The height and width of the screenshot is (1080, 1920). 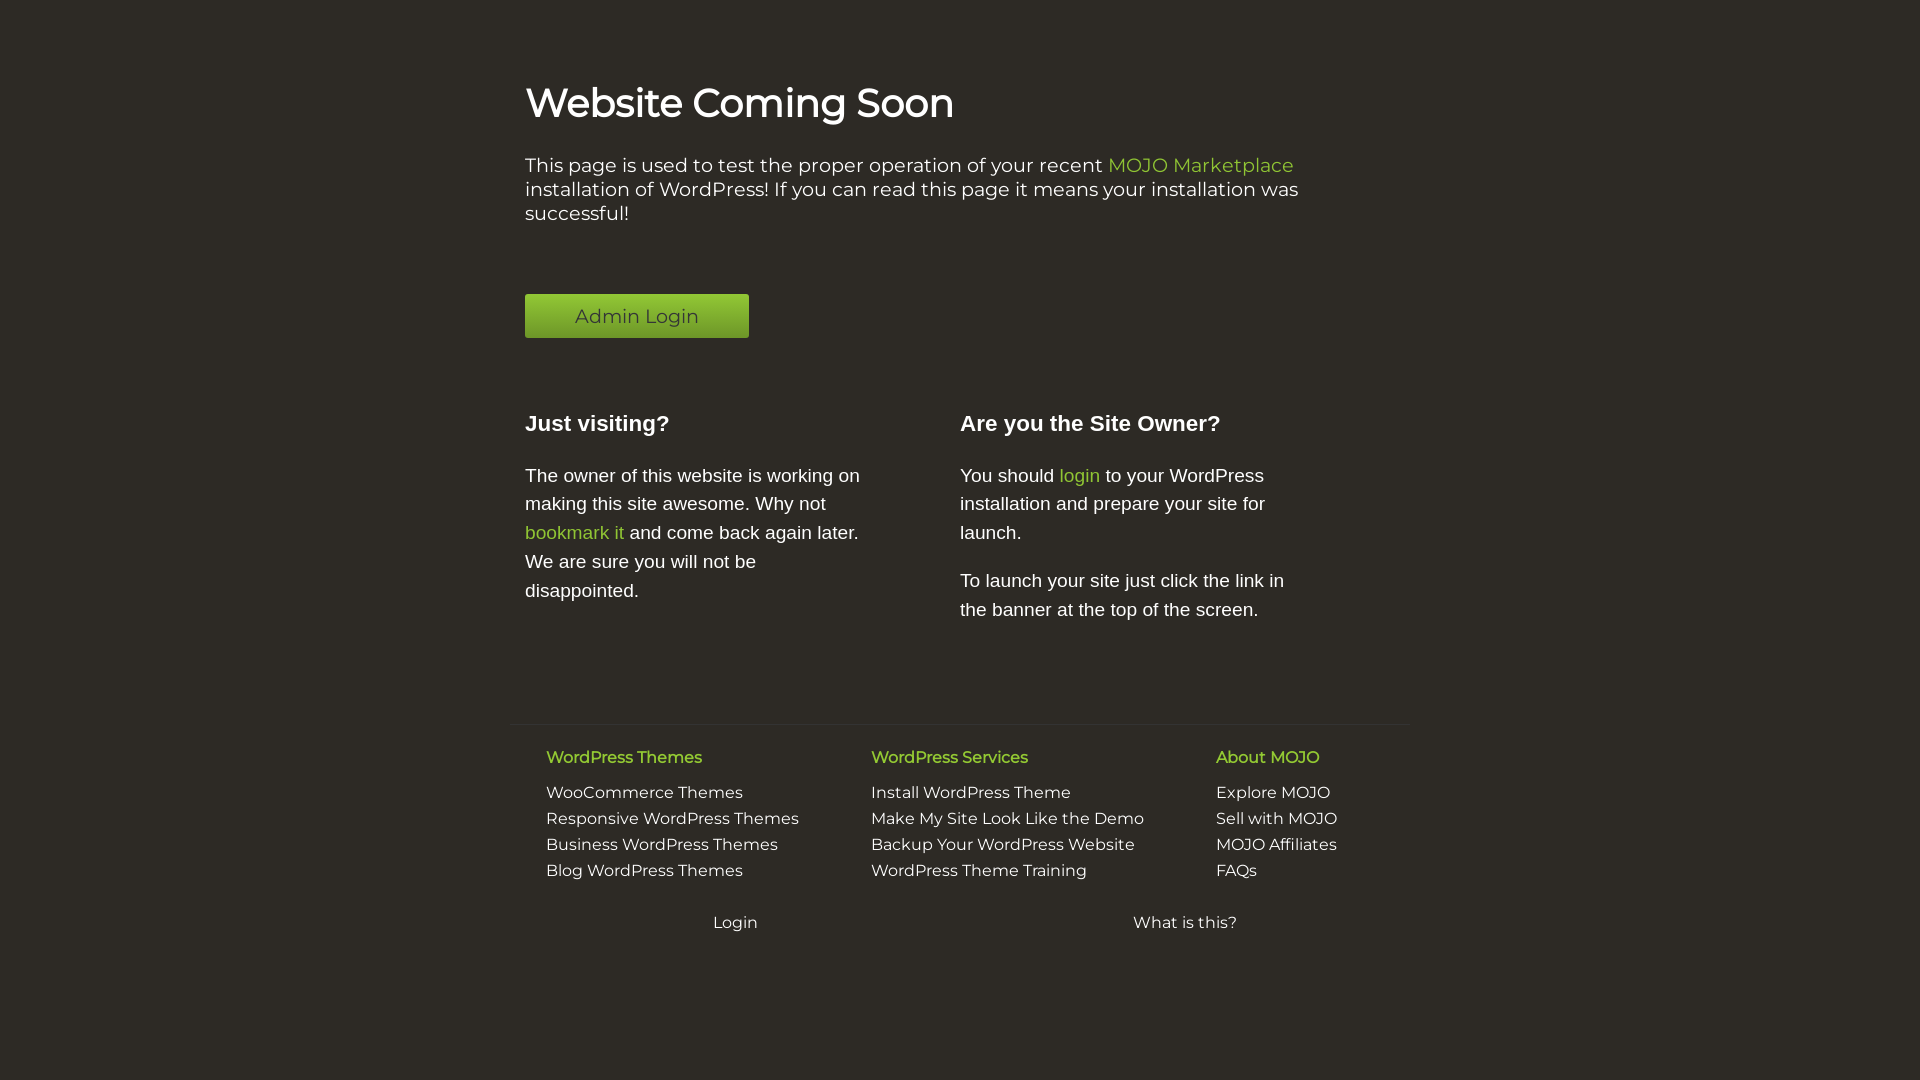 What do you see at coordinates (623, 757) in the screenshot?
I see `'WordPress Themes'` at bounding box center [623, 757].